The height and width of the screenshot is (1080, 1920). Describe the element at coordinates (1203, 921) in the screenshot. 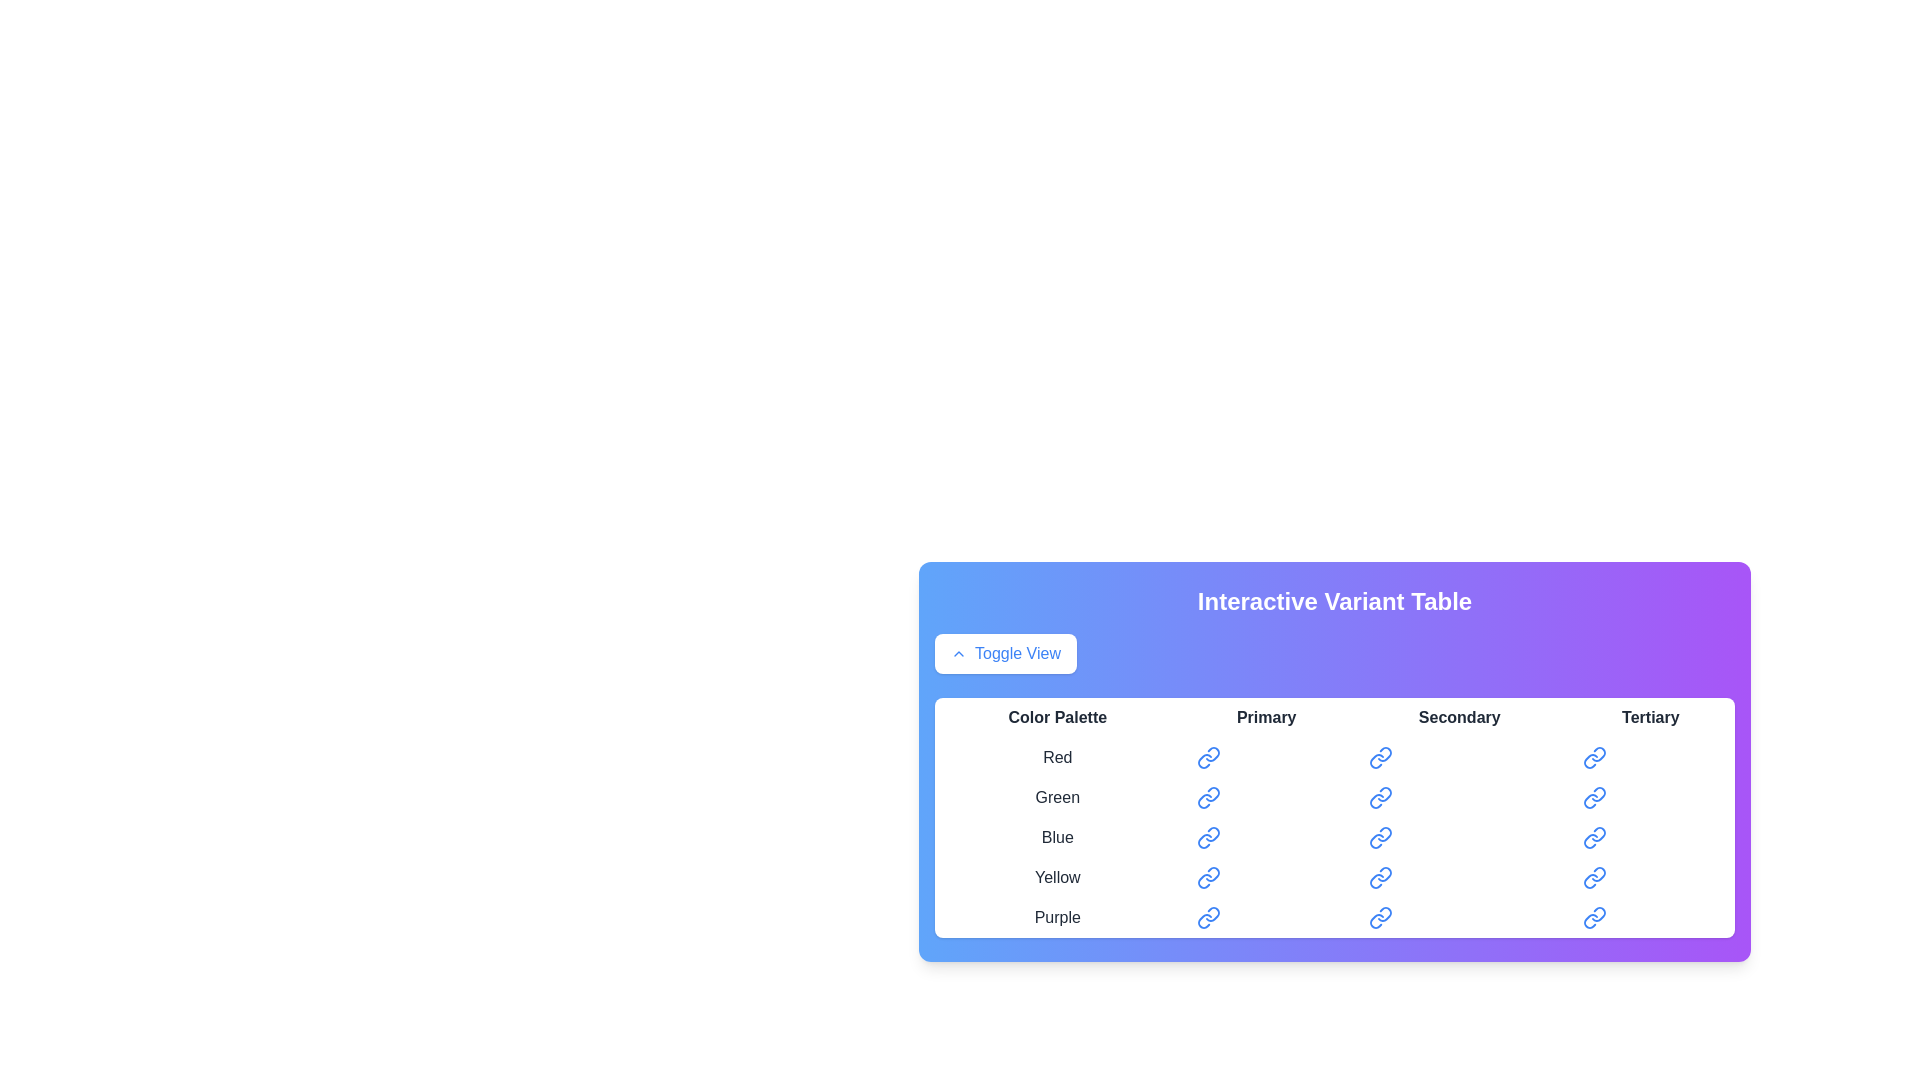

I see `the chain link icon` at that location.